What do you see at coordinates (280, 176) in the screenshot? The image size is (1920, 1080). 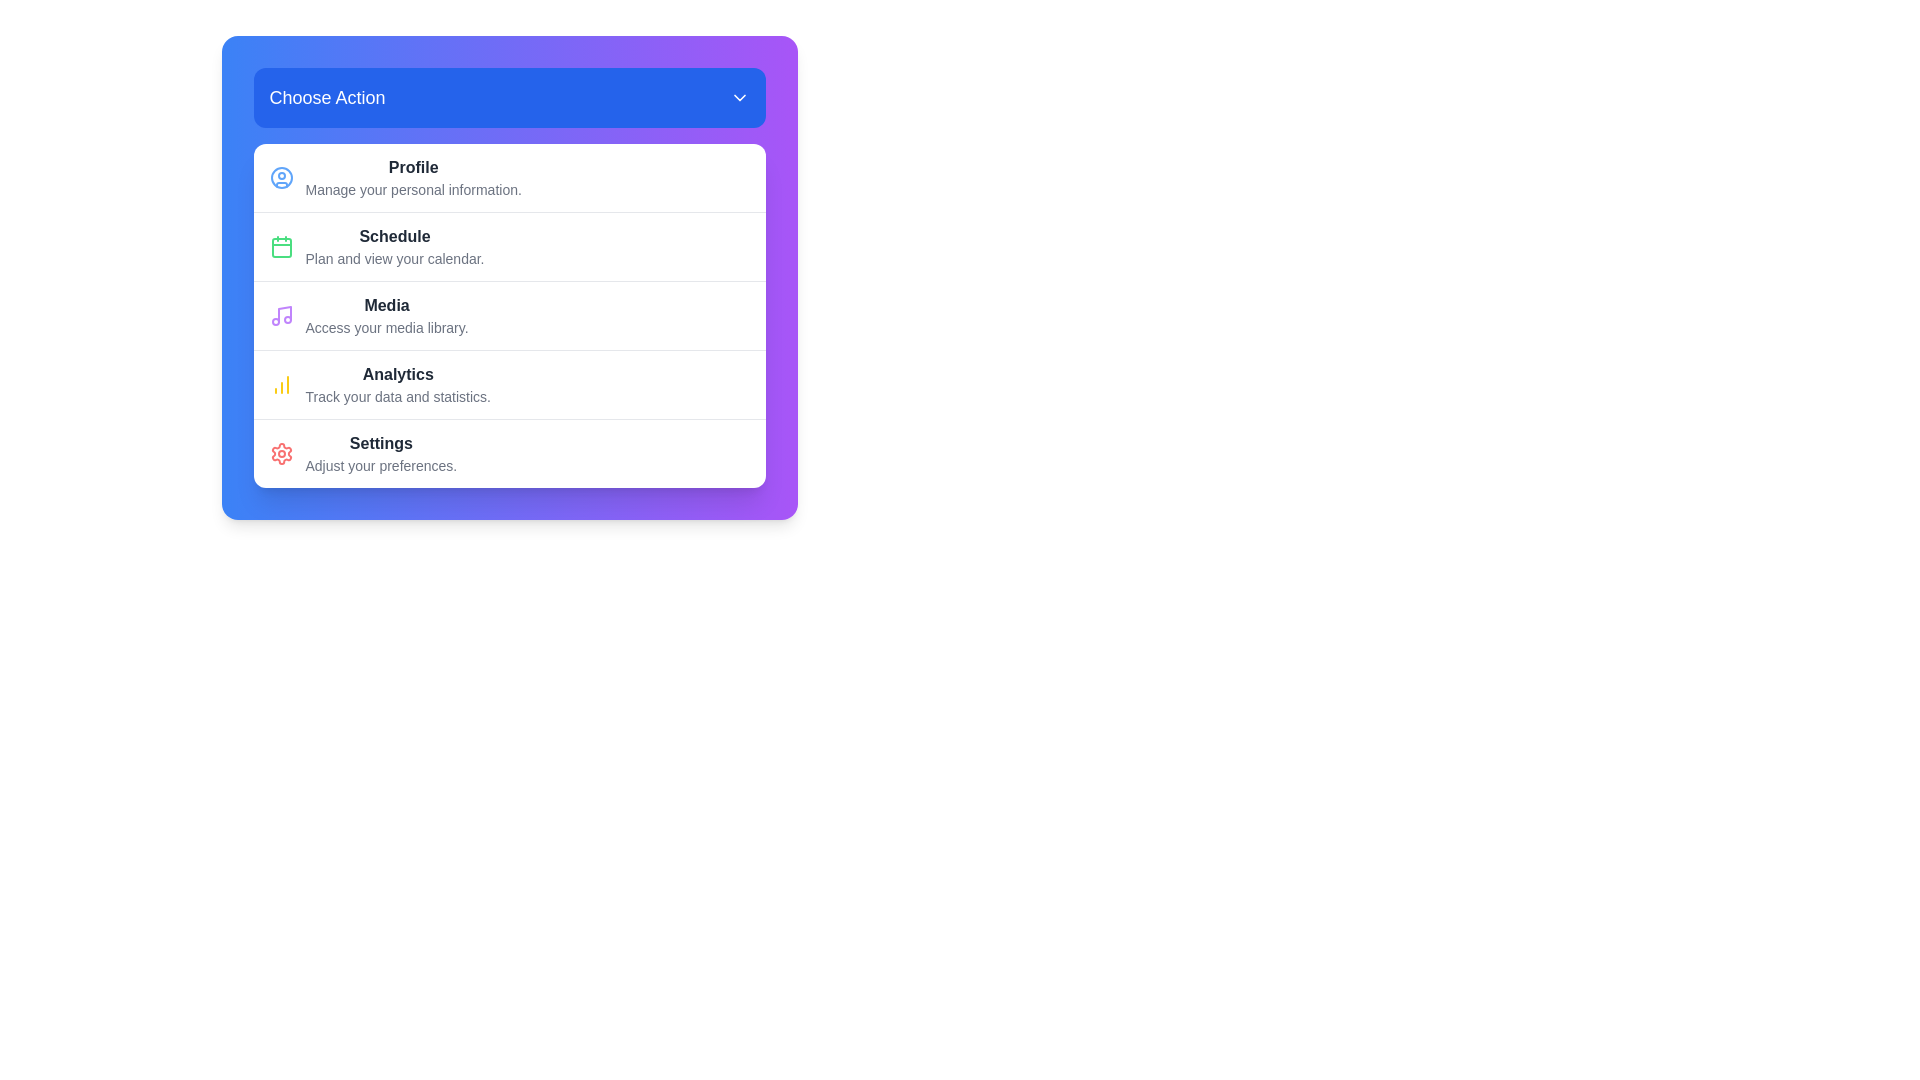 I see `the Circular SVG graphic element that serves as a visual boundary for the user profile icon` at bounding box center [280, 176].